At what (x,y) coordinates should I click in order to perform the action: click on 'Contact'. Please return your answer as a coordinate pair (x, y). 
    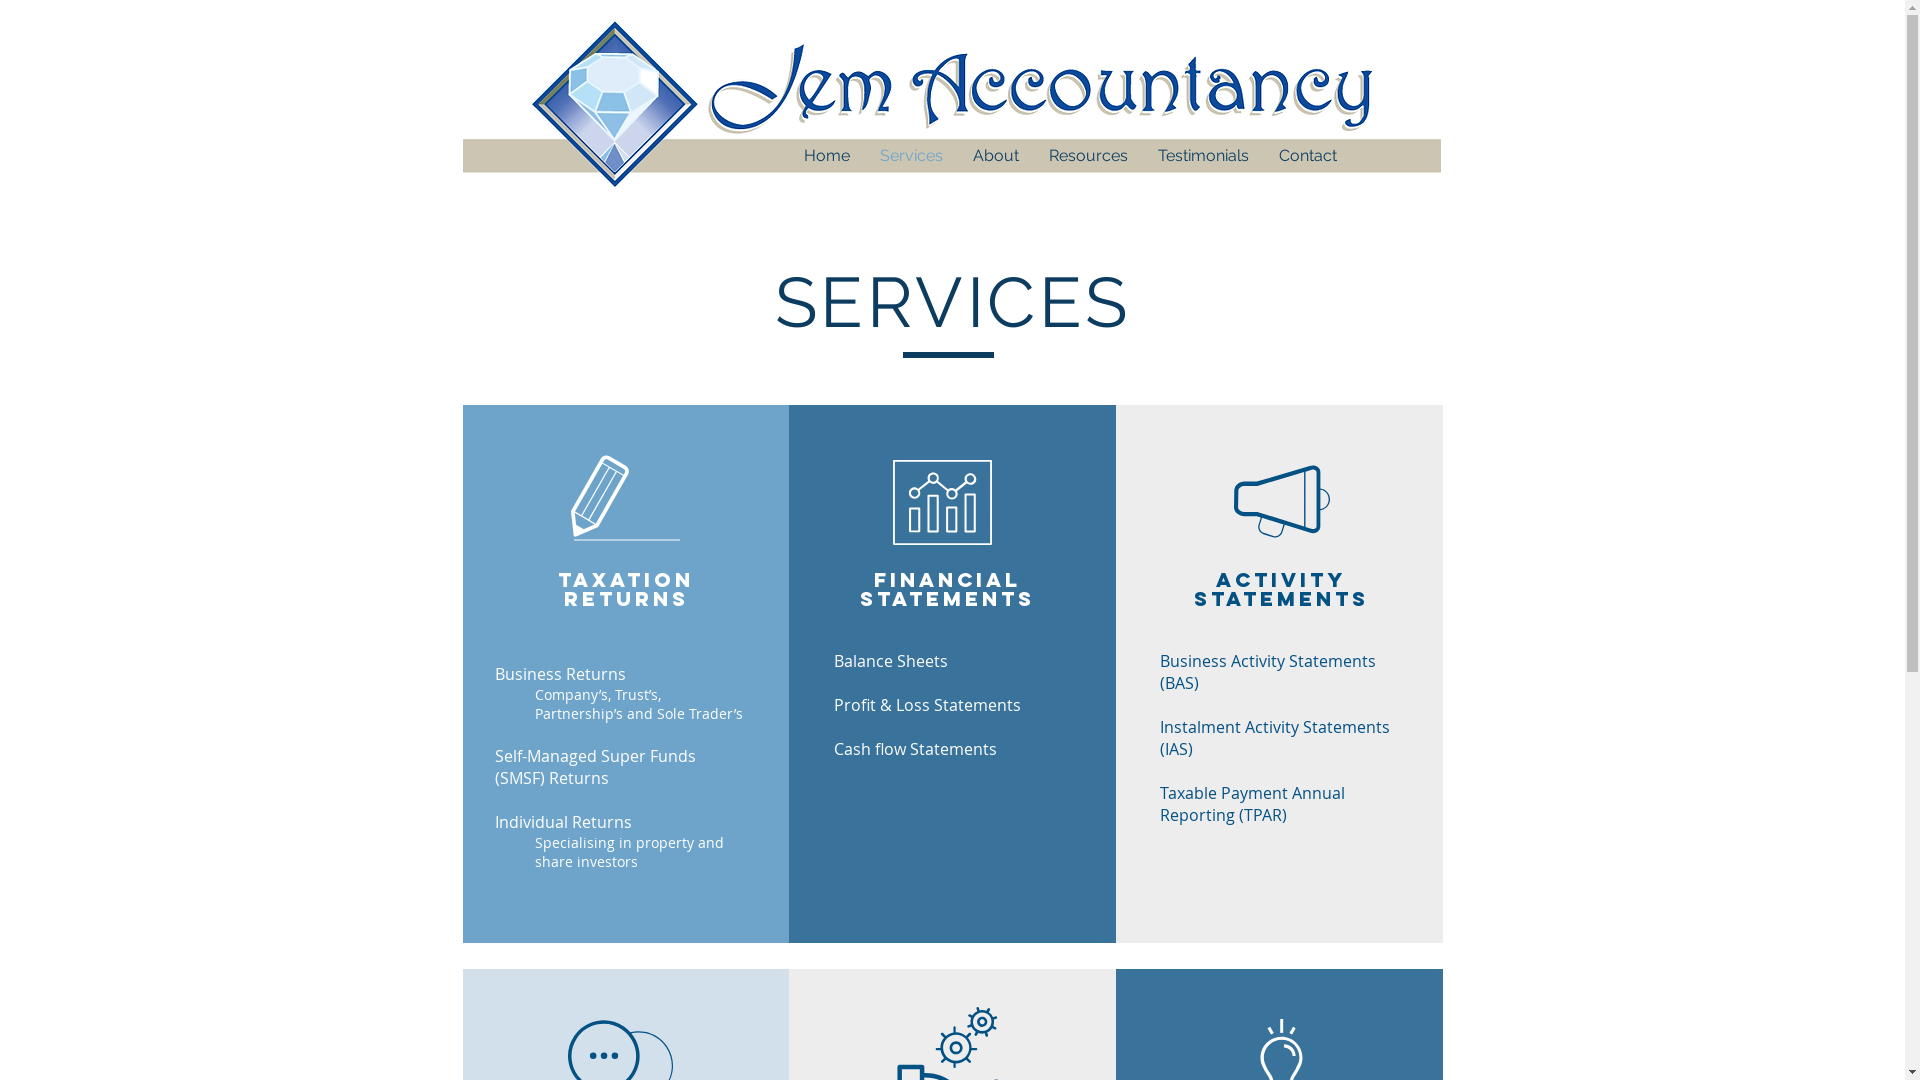
    Looking at the image, I should click on (1262, 154).